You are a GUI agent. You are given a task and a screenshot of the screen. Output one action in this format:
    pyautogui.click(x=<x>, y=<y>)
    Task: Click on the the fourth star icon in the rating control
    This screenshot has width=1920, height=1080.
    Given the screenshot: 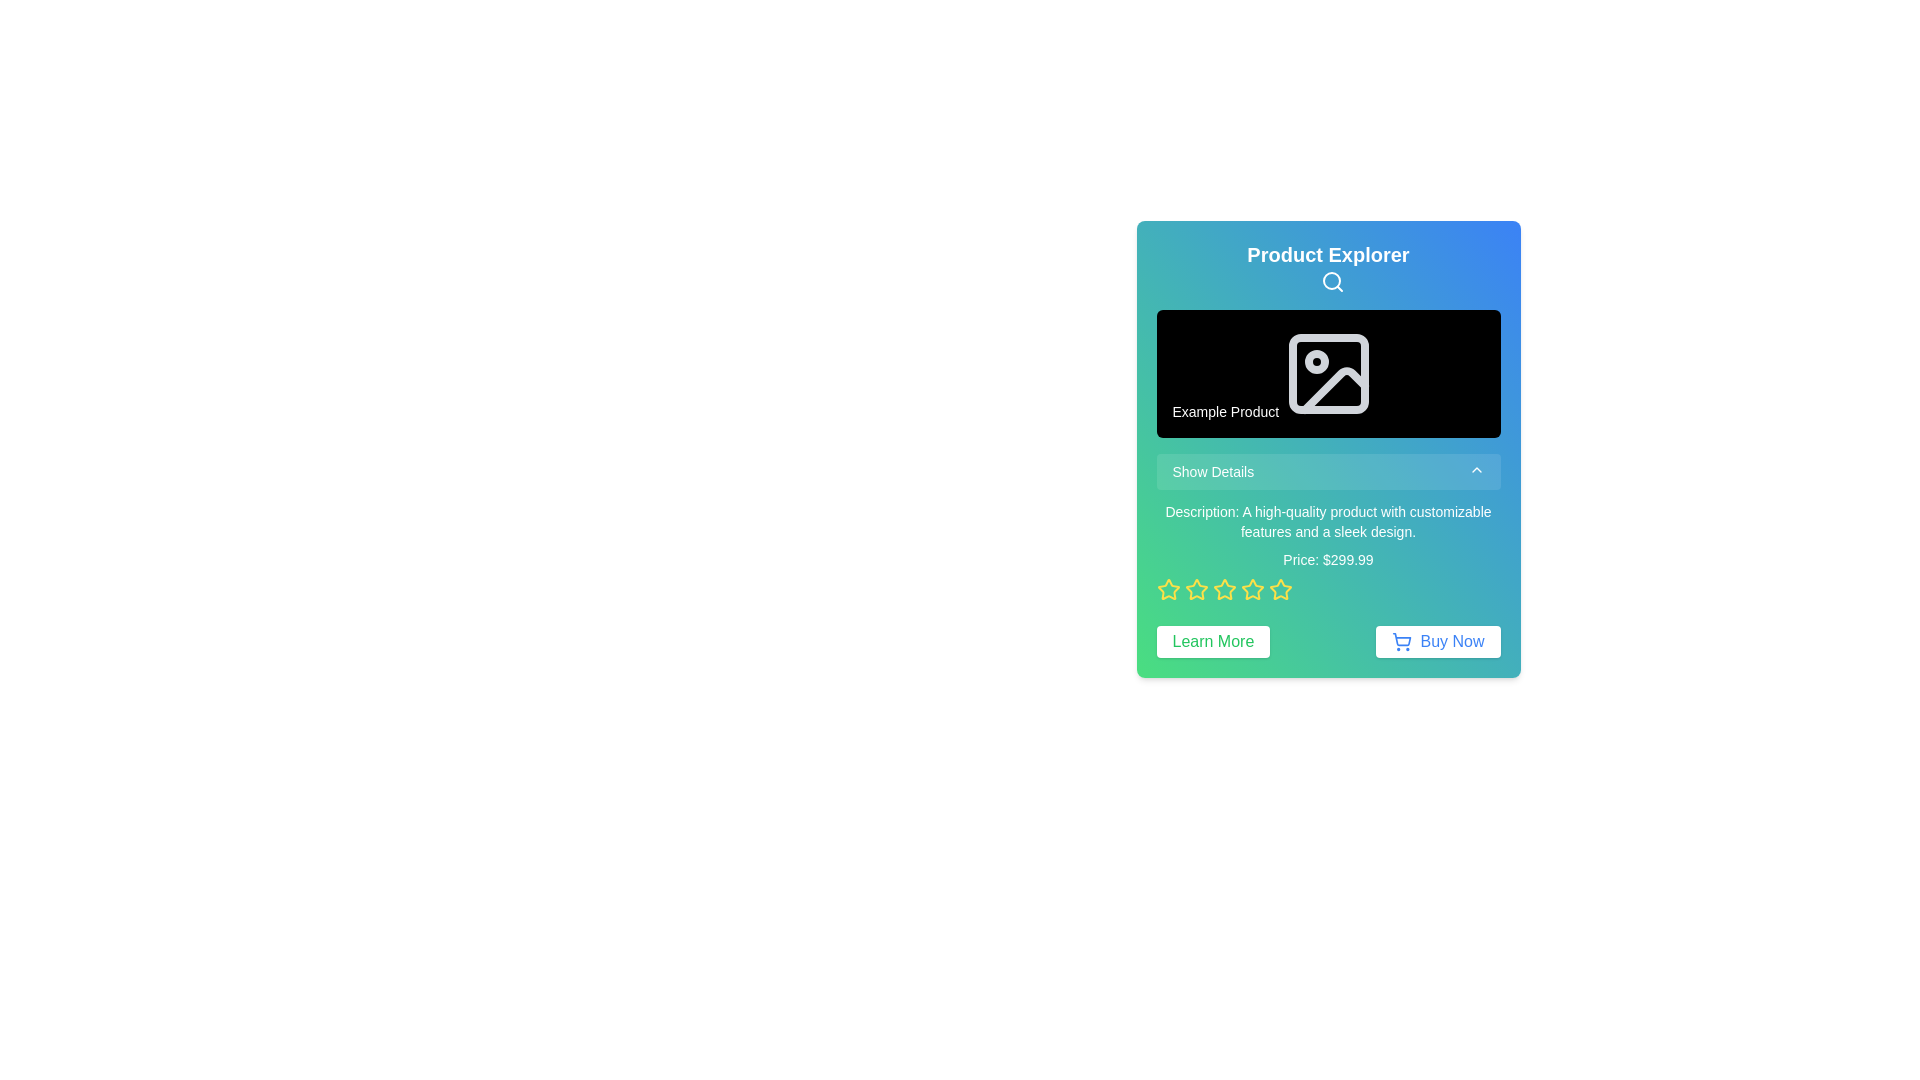 What is the action you would take?
    pyautogui.click(x=1223, y=588)
    